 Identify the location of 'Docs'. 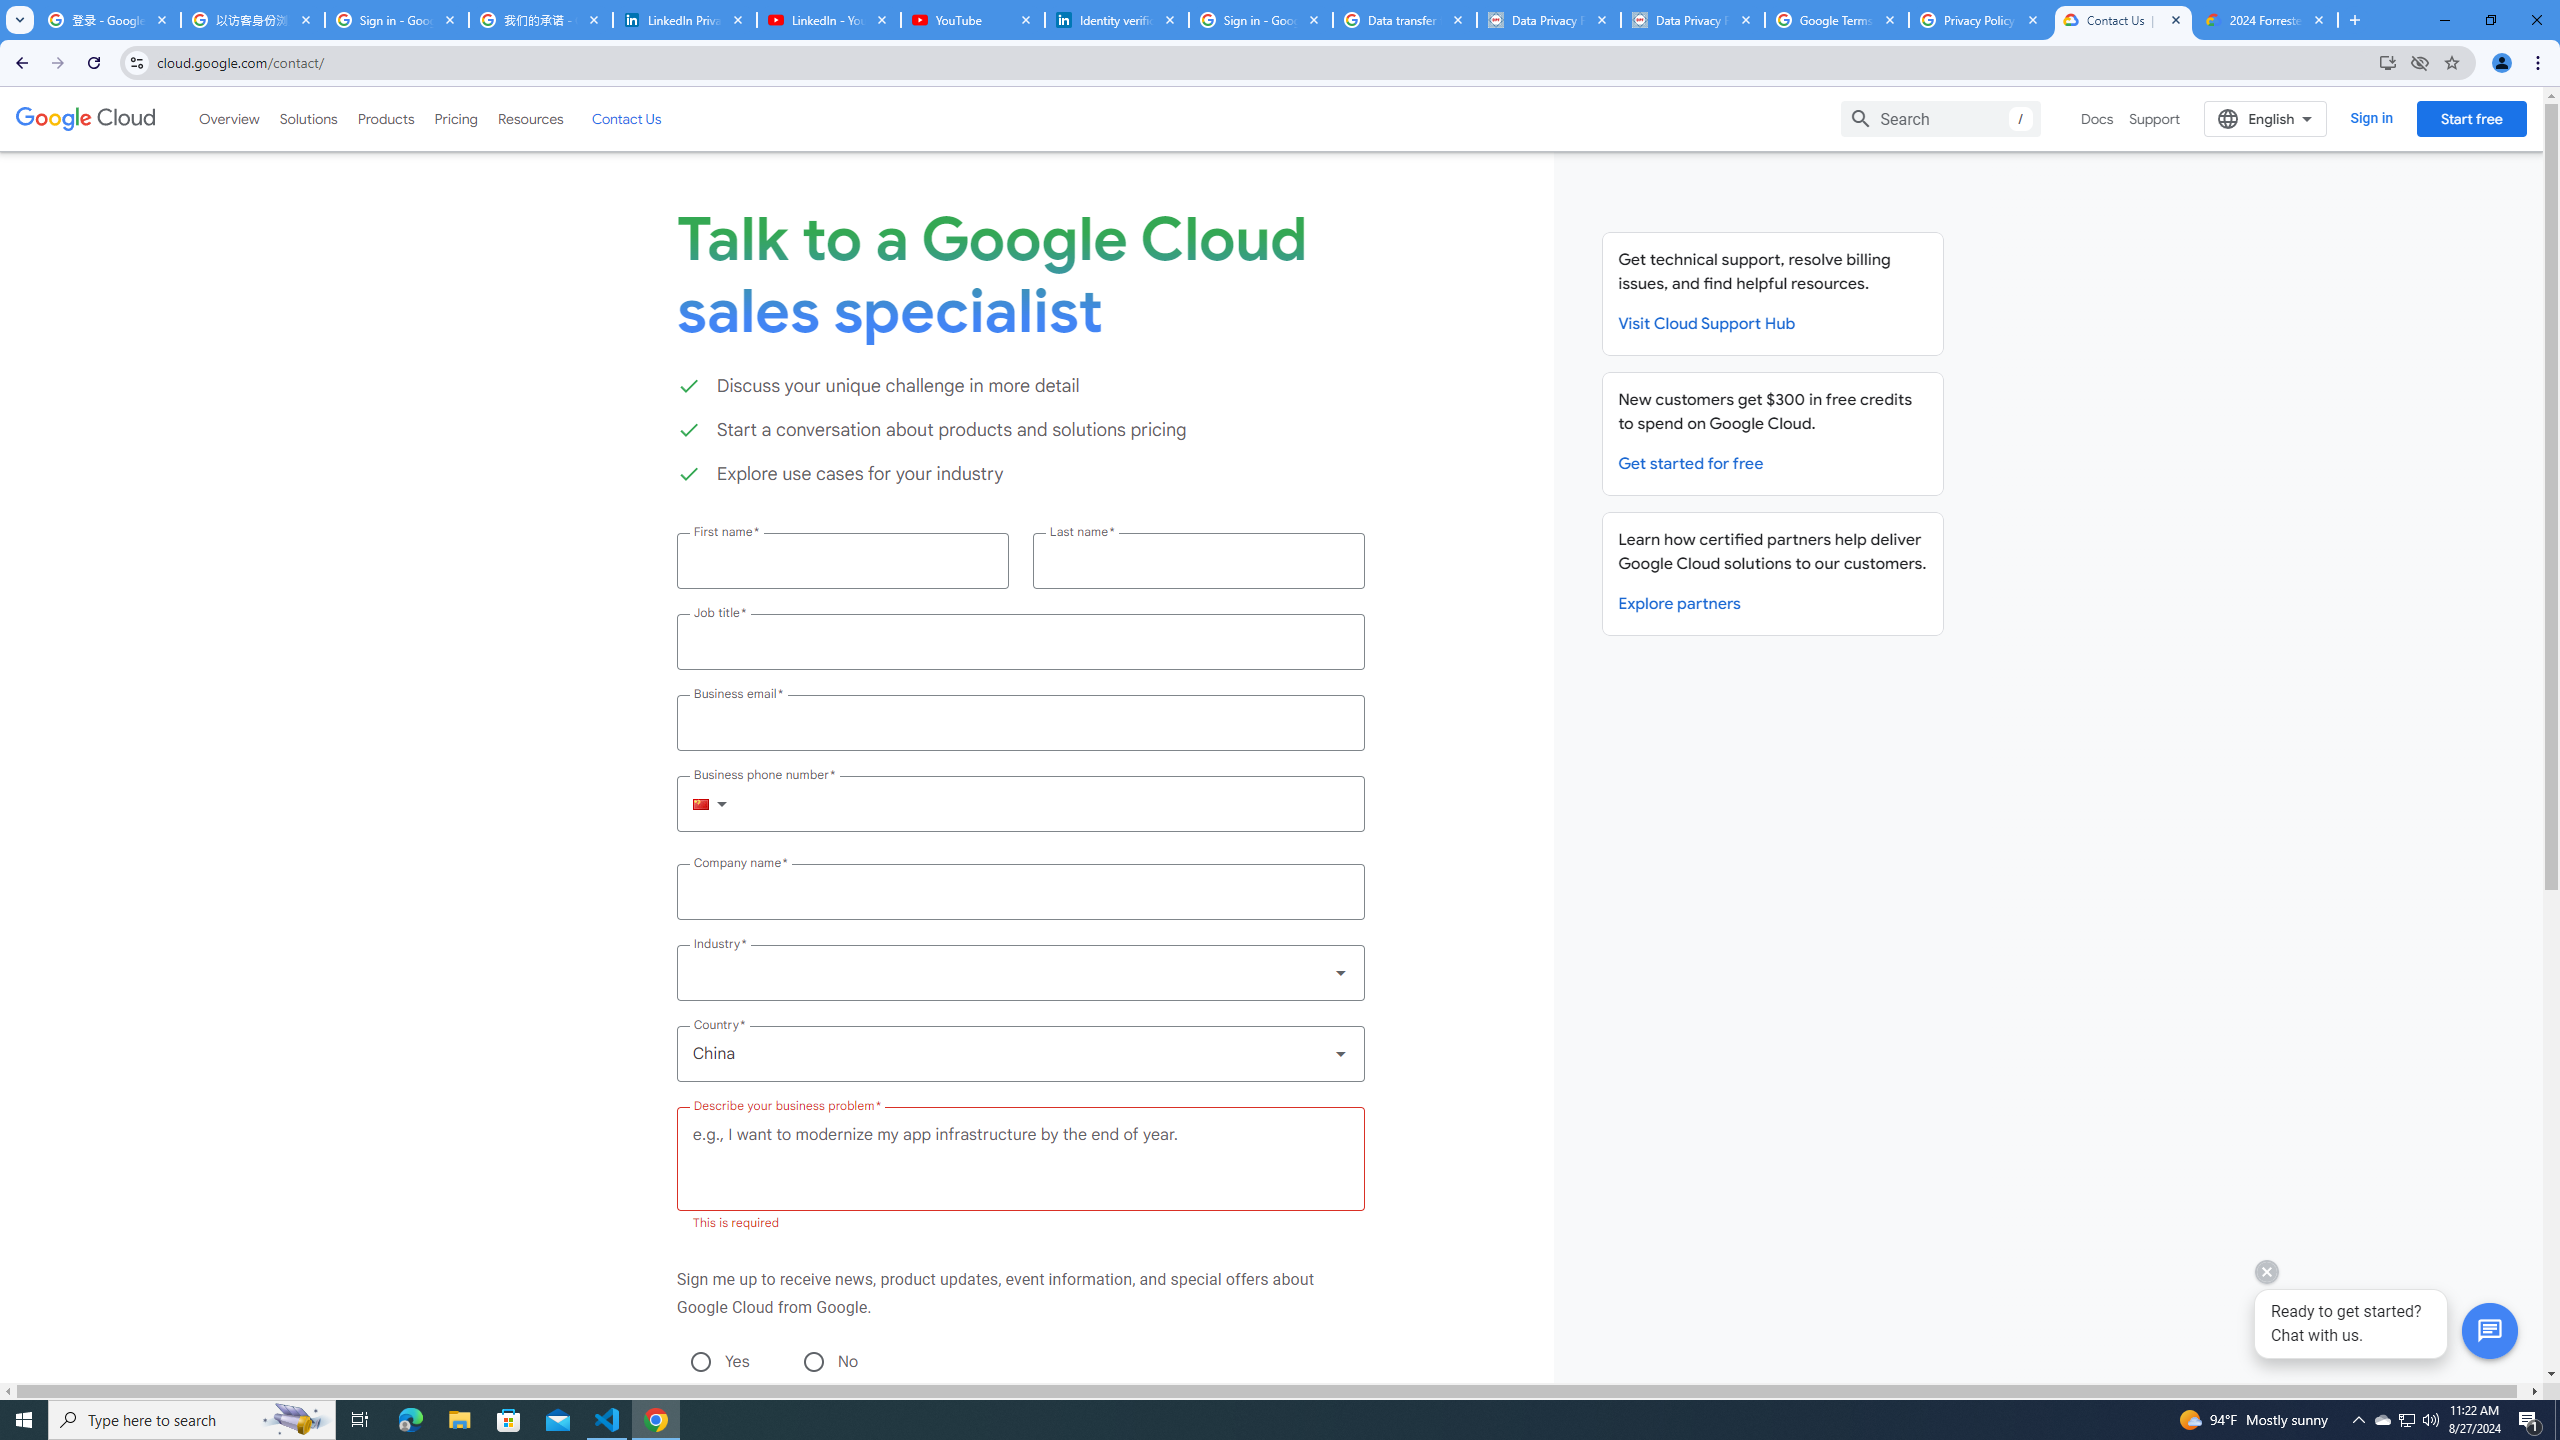
(2096, 118).